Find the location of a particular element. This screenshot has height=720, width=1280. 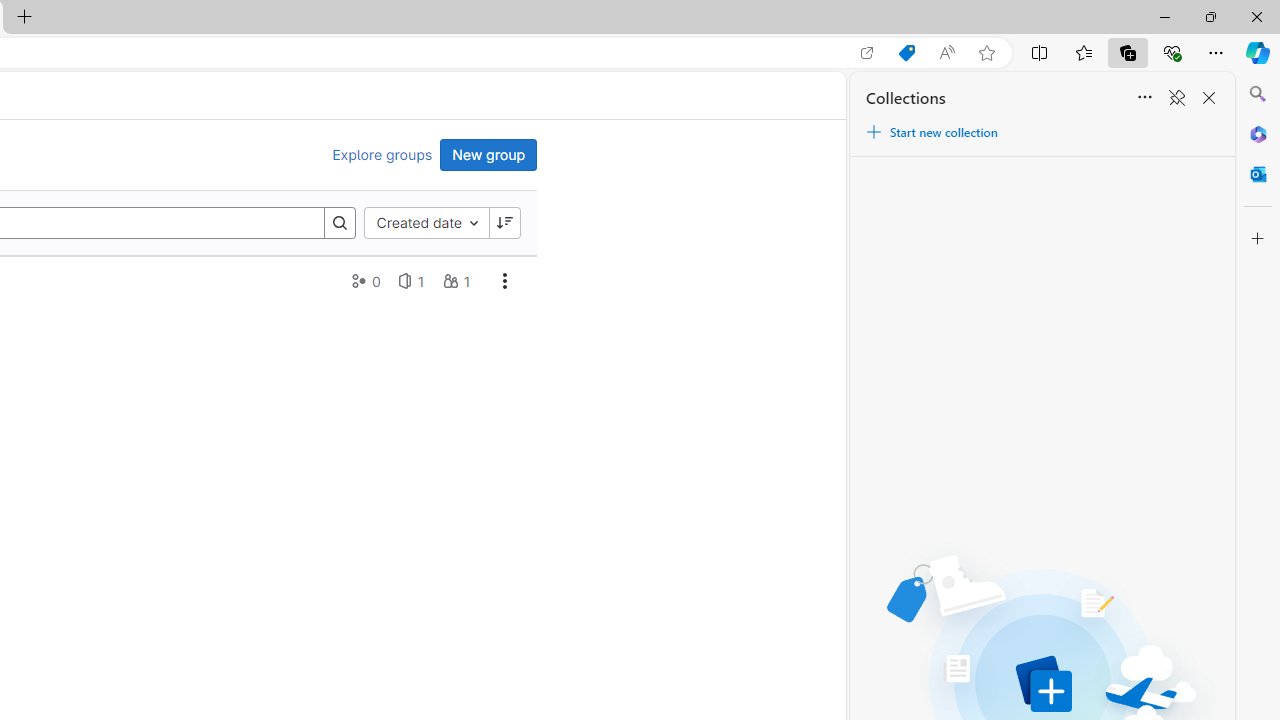

'Explore groups' is located at coordinates (382, 154).